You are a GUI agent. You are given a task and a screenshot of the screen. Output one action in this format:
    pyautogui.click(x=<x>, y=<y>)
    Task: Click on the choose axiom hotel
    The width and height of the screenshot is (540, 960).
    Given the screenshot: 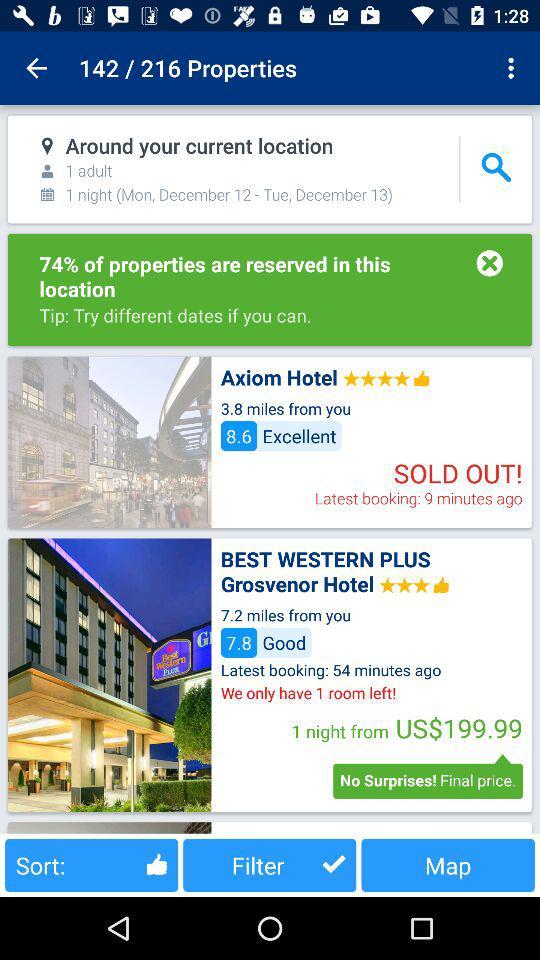 What is the action you would take?
    pyautogui.click(x=109, y=442)
    